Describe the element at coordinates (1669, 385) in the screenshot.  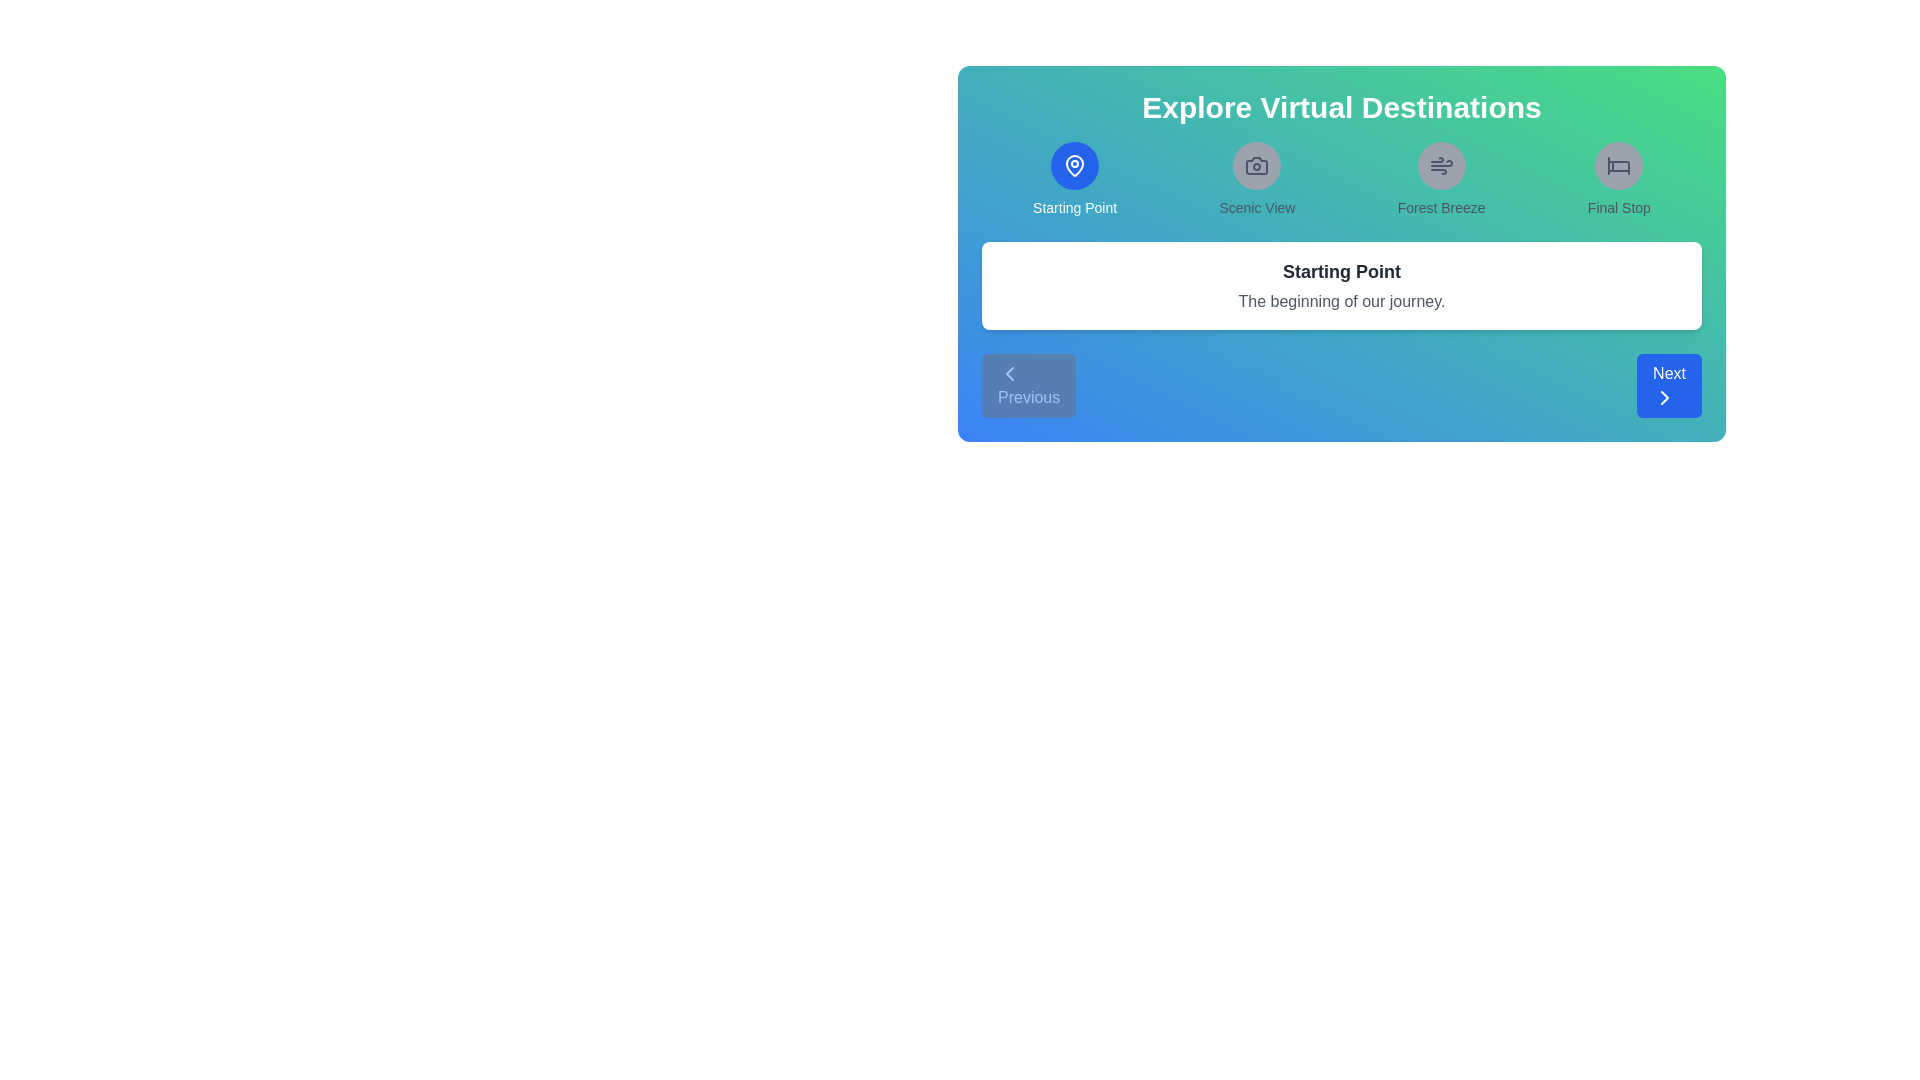
I see `the 'Next' button to navigate to the next location` at that location.